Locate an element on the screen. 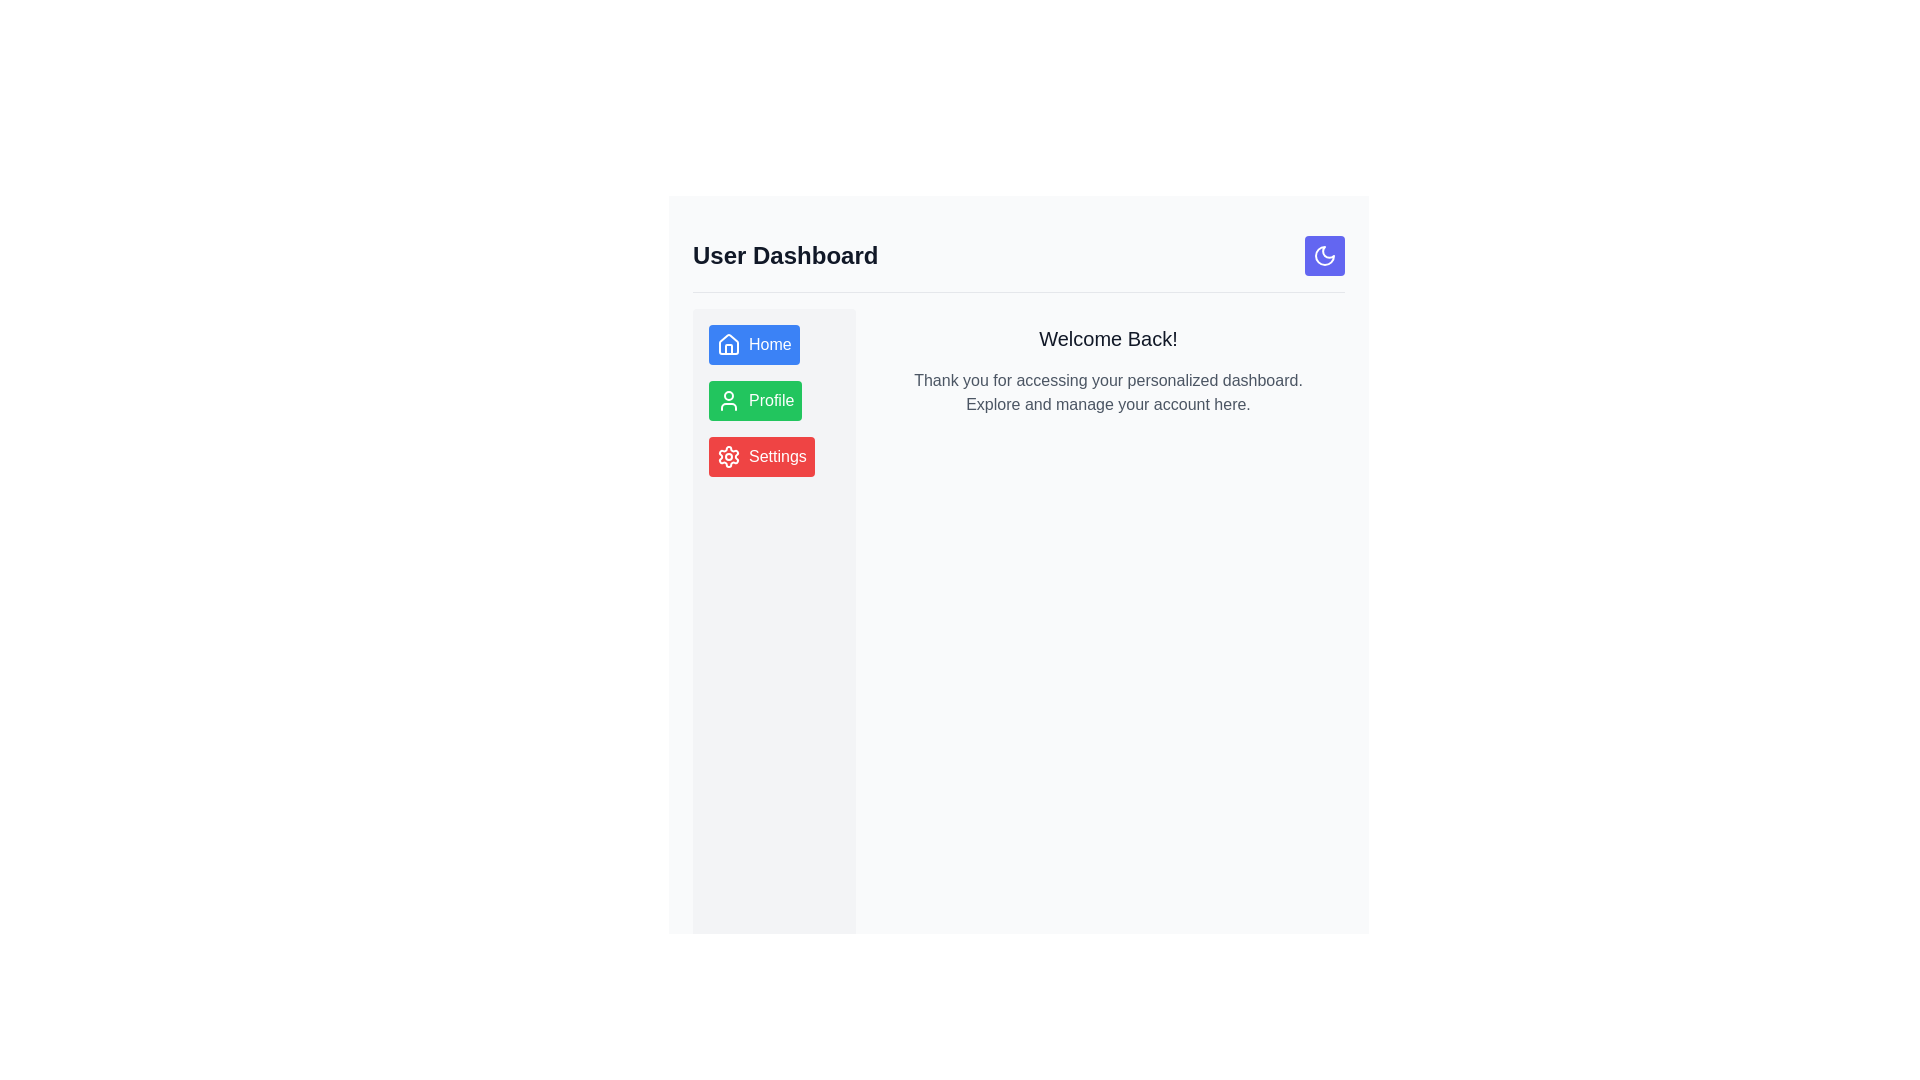  the 'Profile' button, which has a green background and white text is located at coordinates (754, 401).